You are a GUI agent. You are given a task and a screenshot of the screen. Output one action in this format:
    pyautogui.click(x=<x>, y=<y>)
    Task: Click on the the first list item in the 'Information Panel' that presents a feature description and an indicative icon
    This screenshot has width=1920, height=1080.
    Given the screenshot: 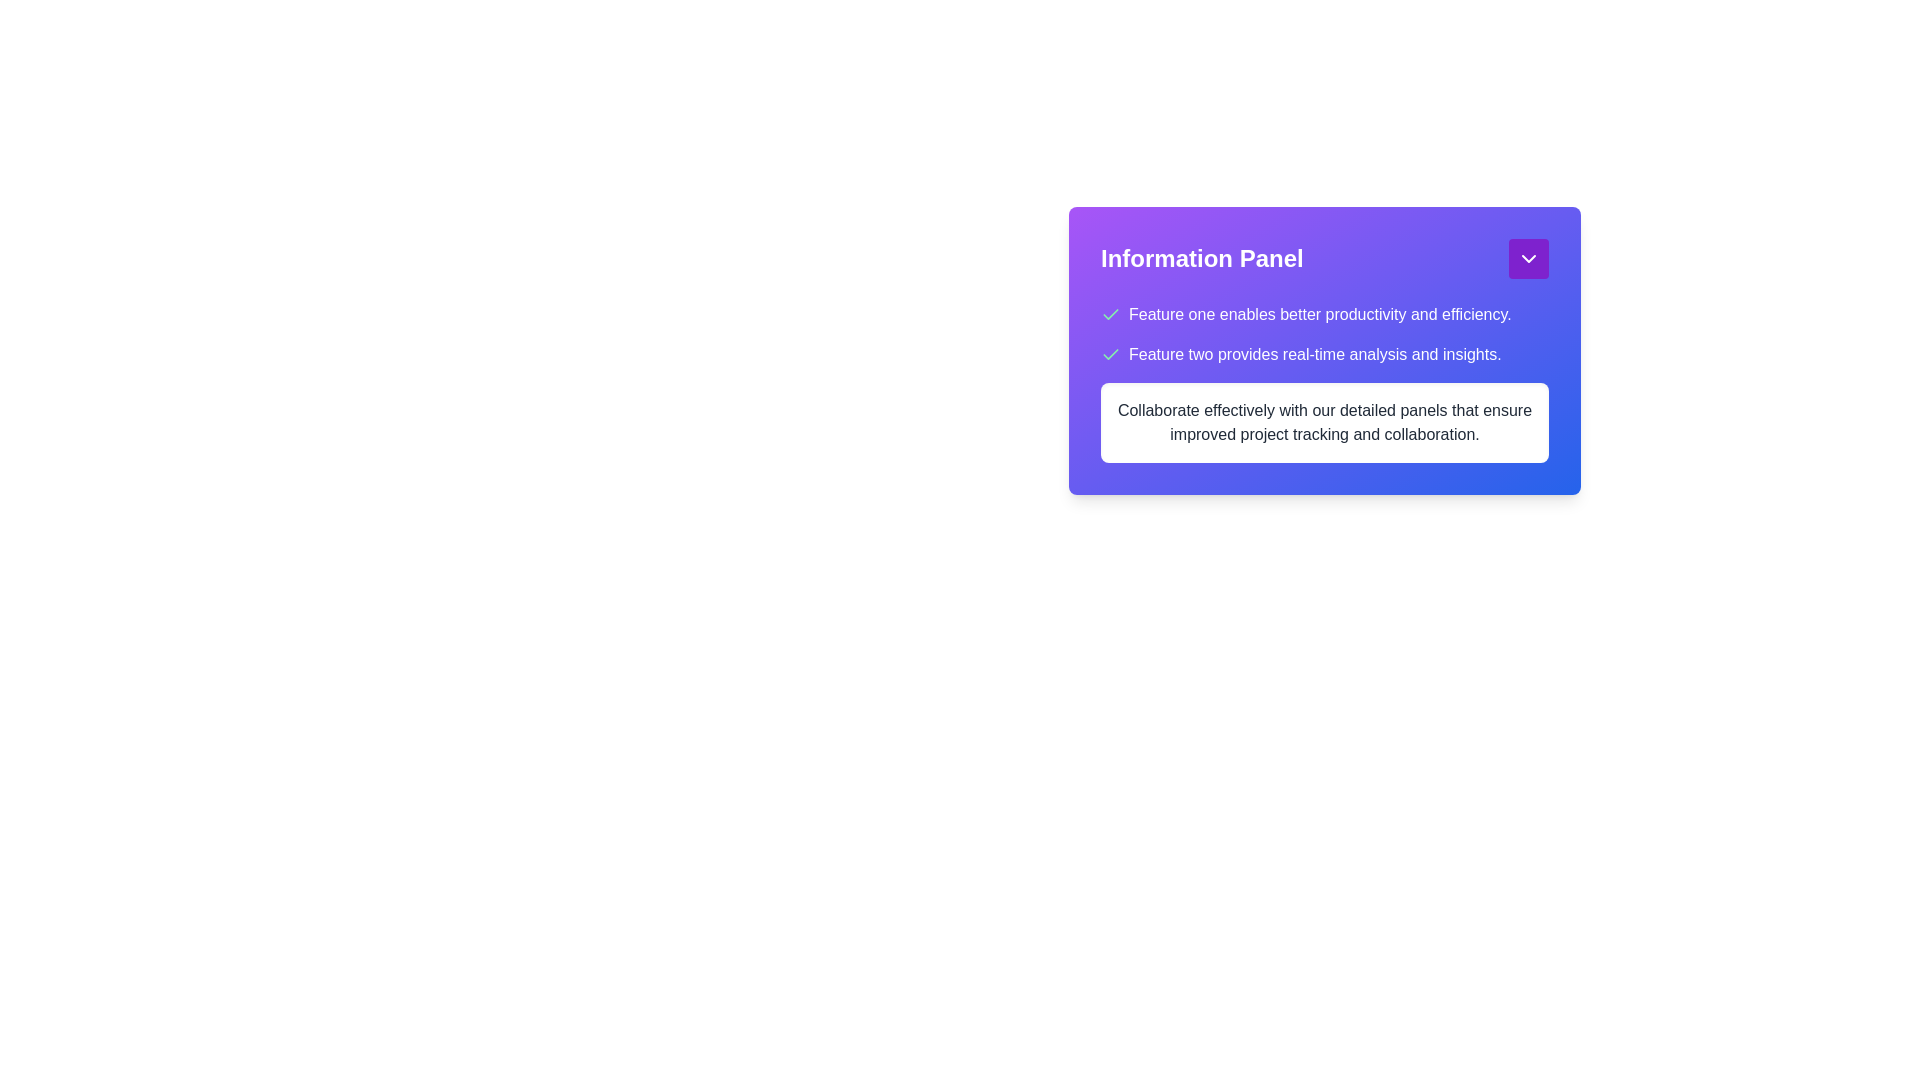 What is the action you would take?
    pyautogui.click(x=1324, y=315)
    